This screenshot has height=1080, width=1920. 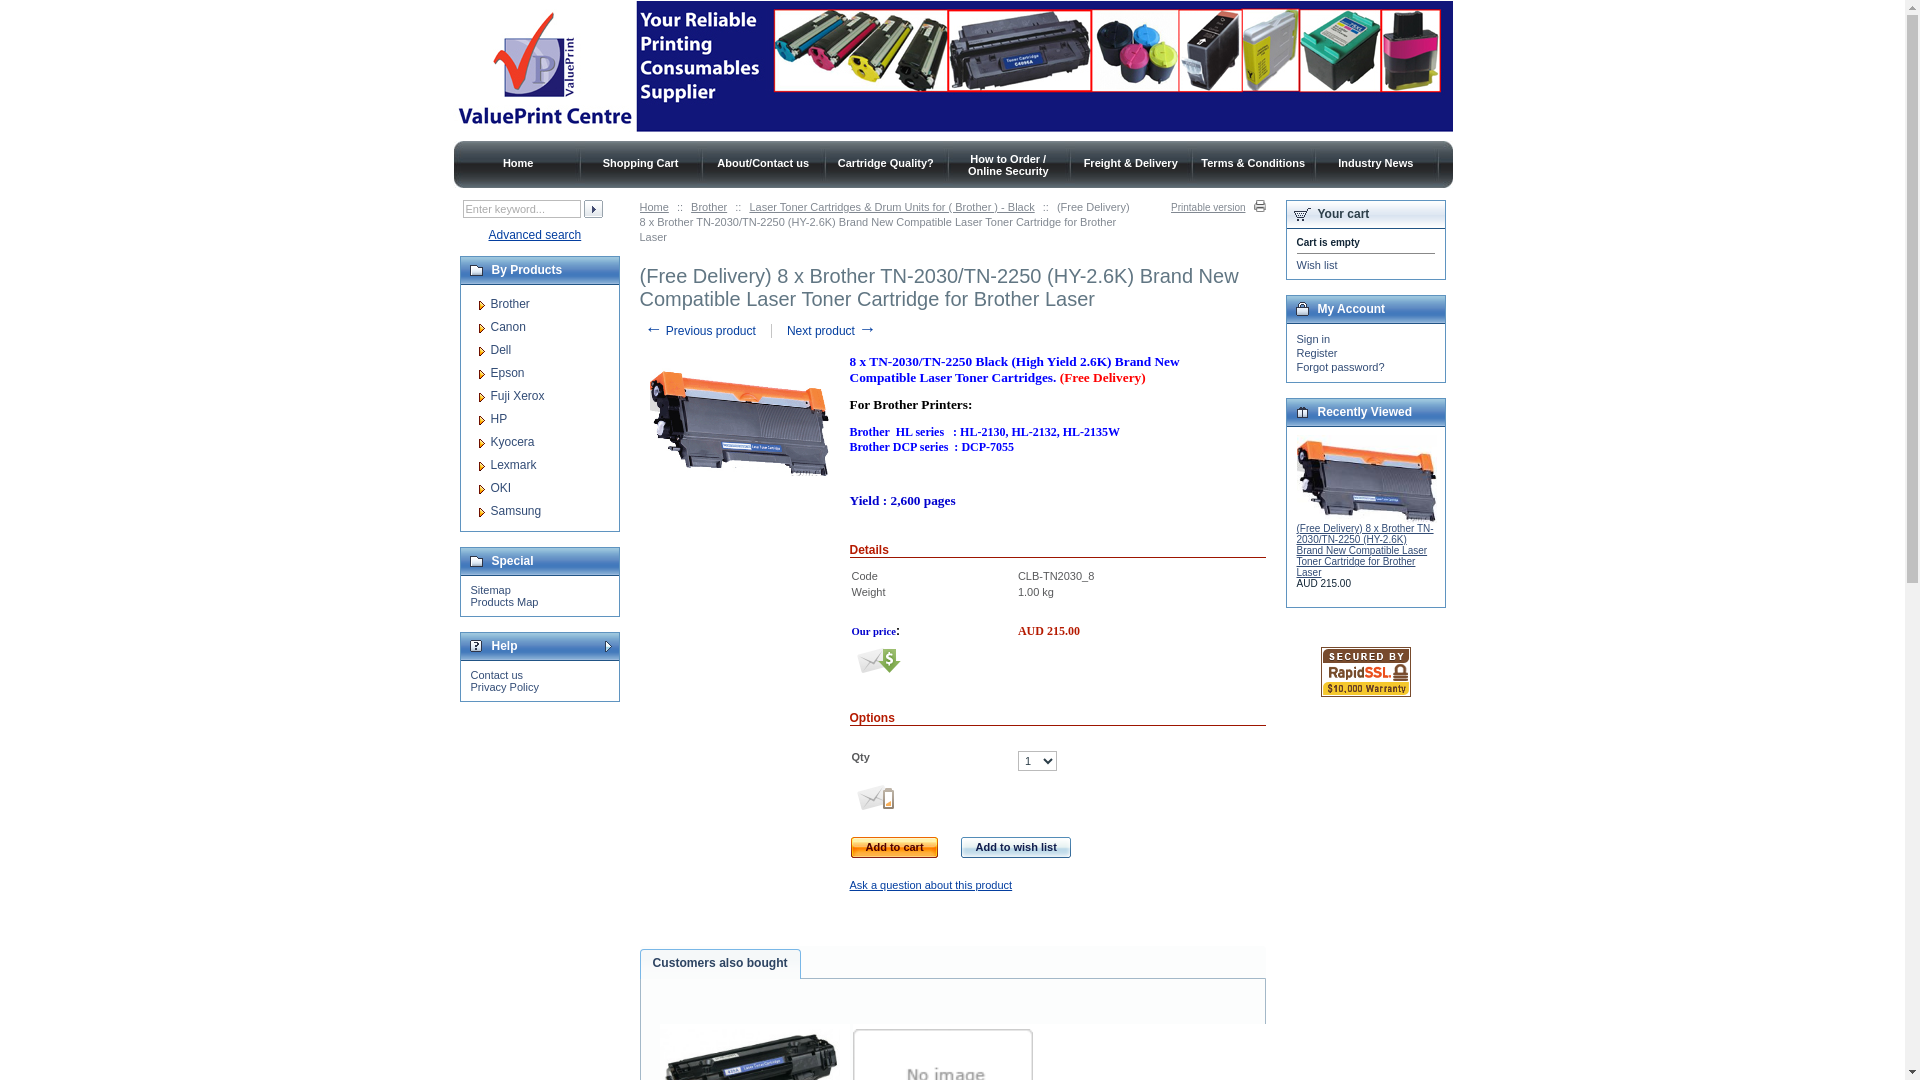 What do you see at coordinates (513, 465) in the screenshot?
I see `'Lexmark'` at bounding box center [513, 465].